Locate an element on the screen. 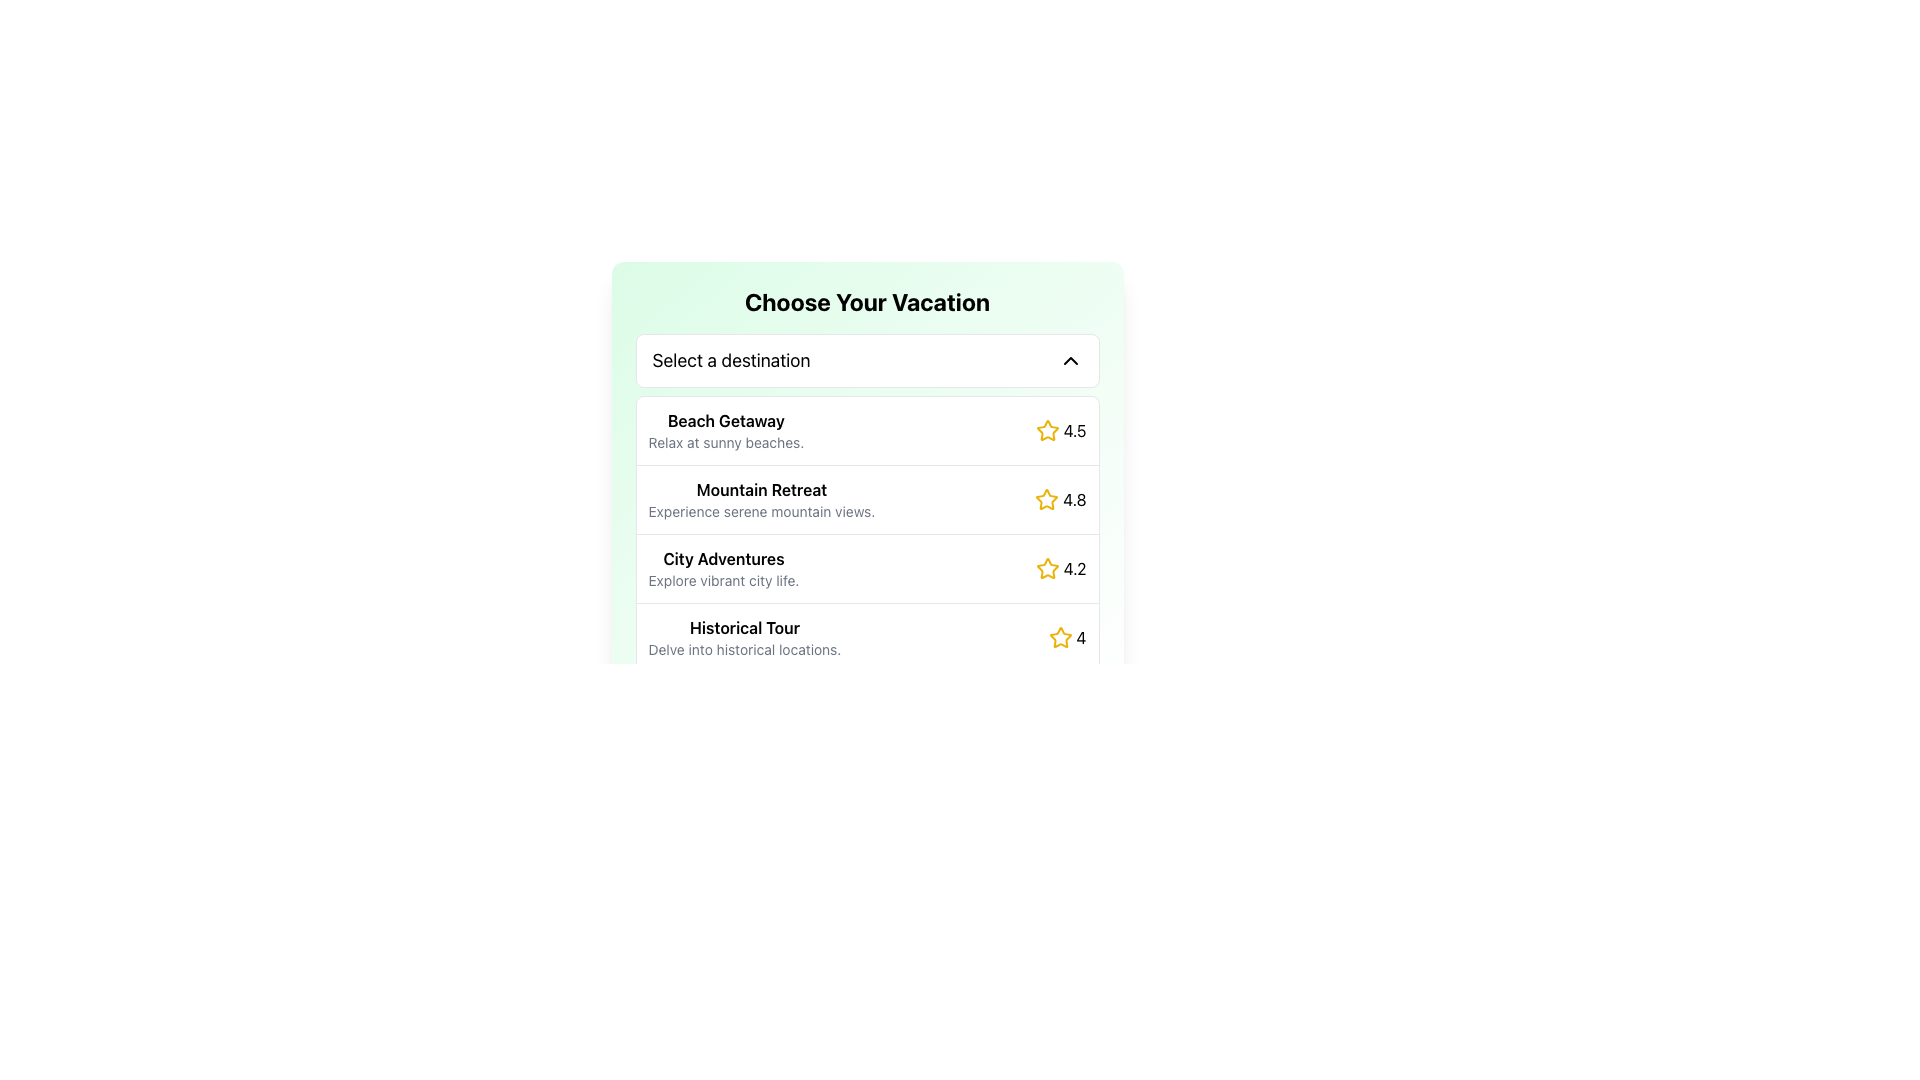  the third star-shaped visual rating indicator located to the right of the 'City Adventures' entry in the vertically structured list is located at coordinates (1046, 568).